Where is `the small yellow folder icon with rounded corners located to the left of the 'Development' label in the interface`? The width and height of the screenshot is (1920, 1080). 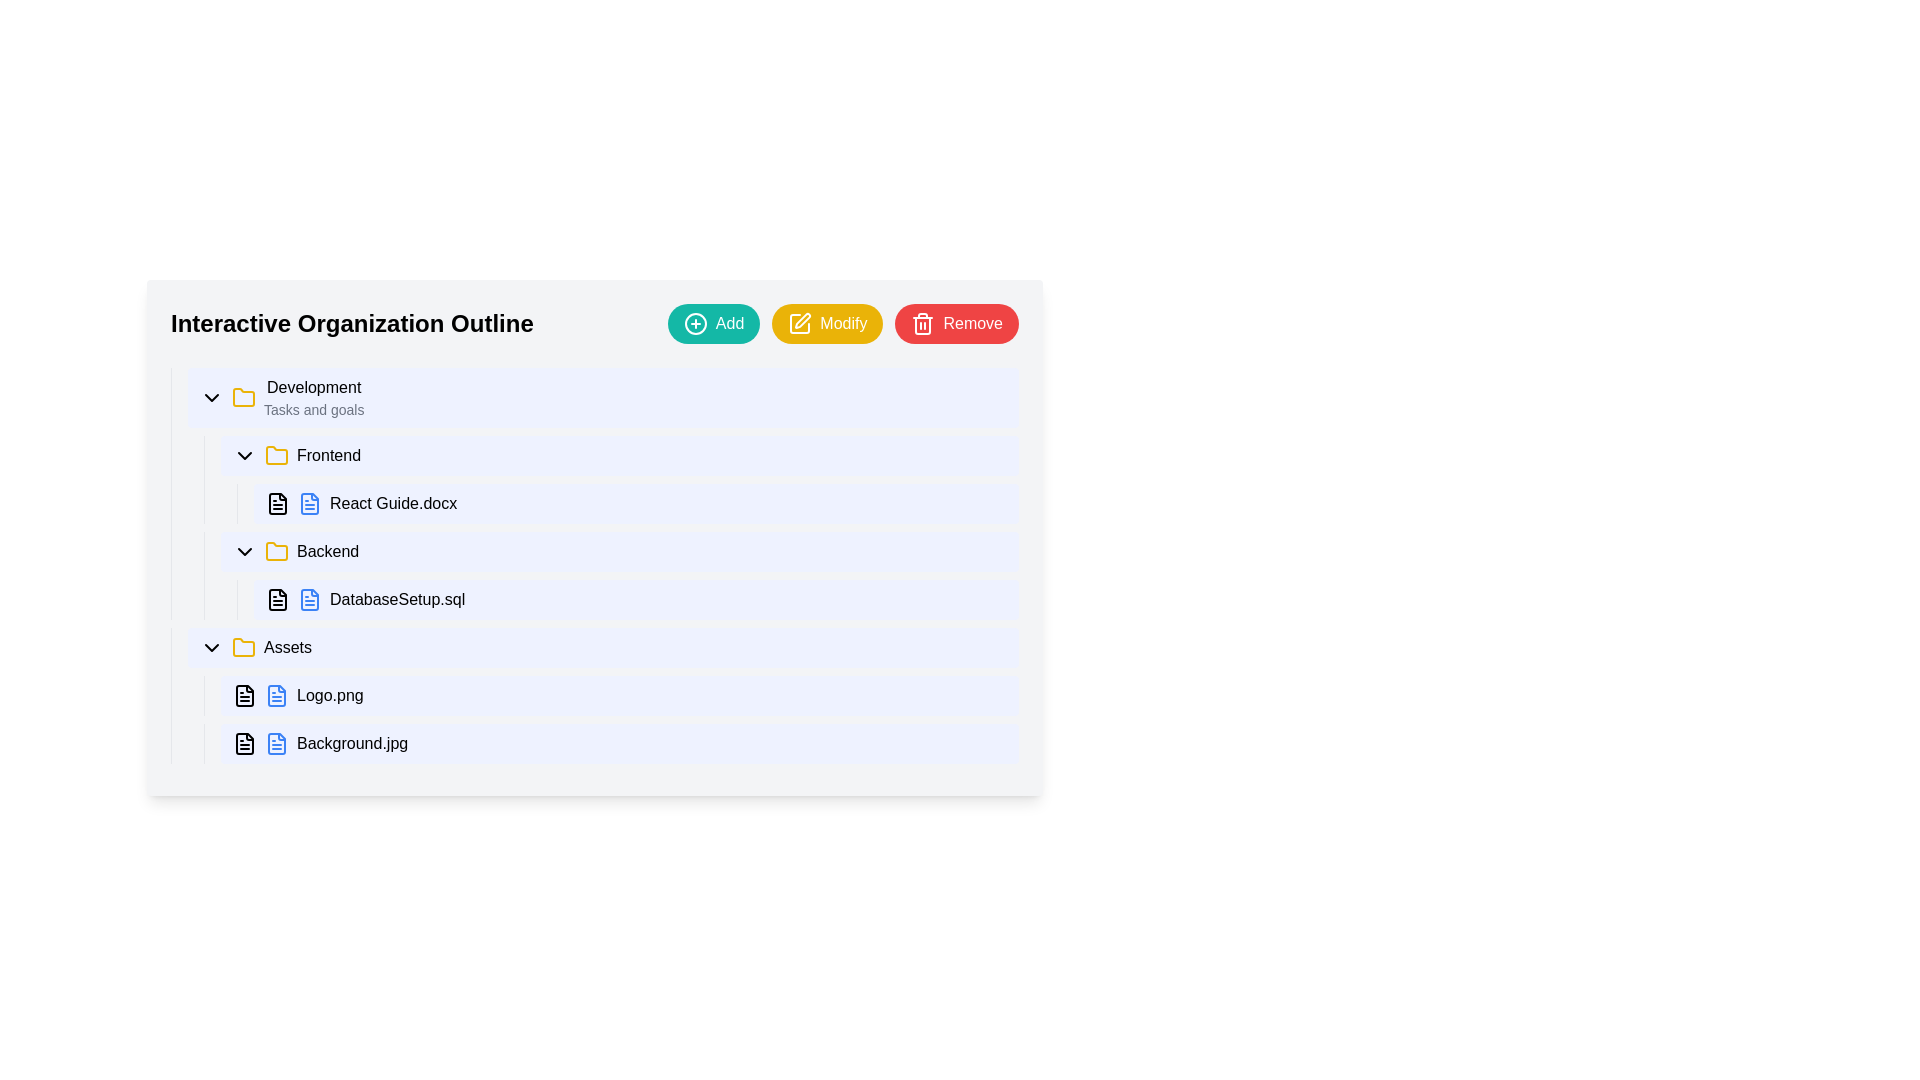
the small yellow folder icon with rounded corners located to the left of the 'Development' label in the interface is located at coordinates (243, 397).